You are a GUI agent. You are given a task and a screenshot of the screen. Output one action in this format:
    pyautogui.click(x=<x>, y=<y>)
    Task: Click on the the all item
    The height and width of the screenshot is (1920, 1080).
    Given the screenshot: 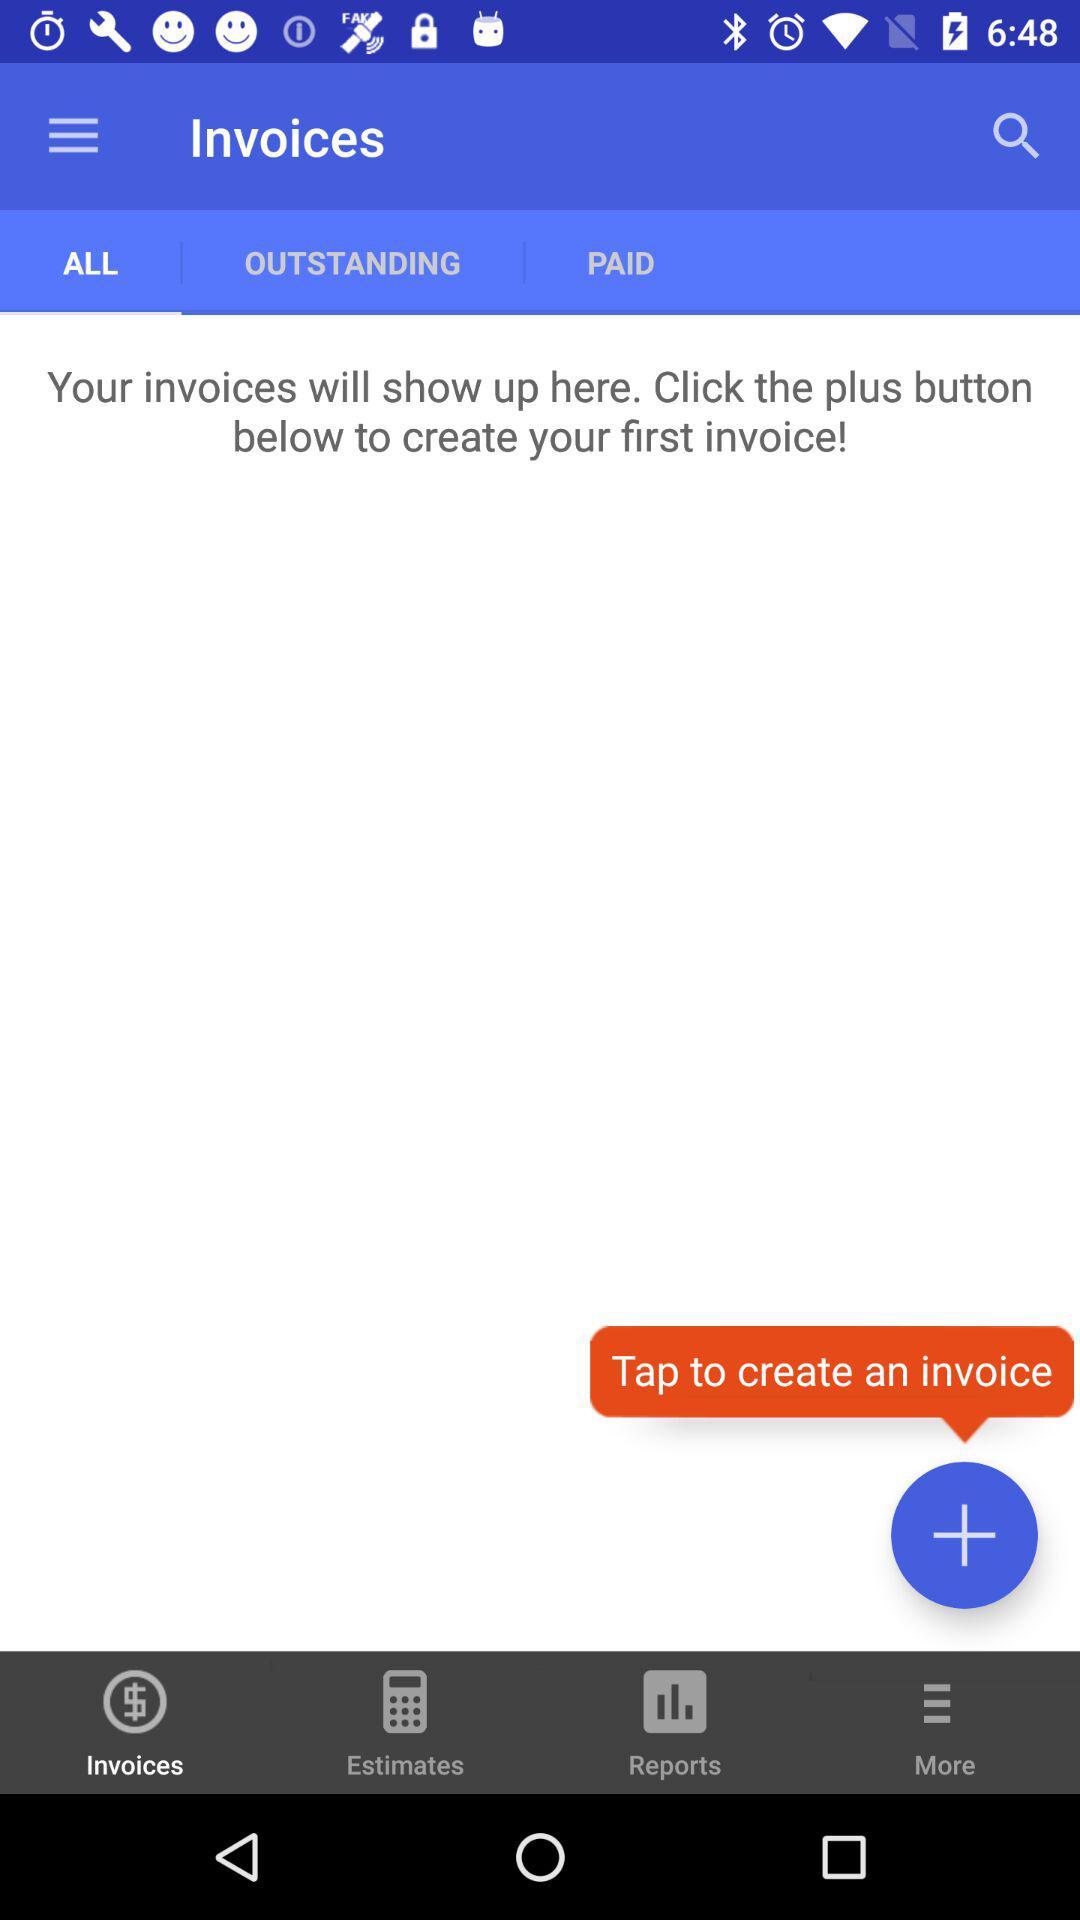 What is the action you would take?
    pyautogui.click(x=90, y=261)
    